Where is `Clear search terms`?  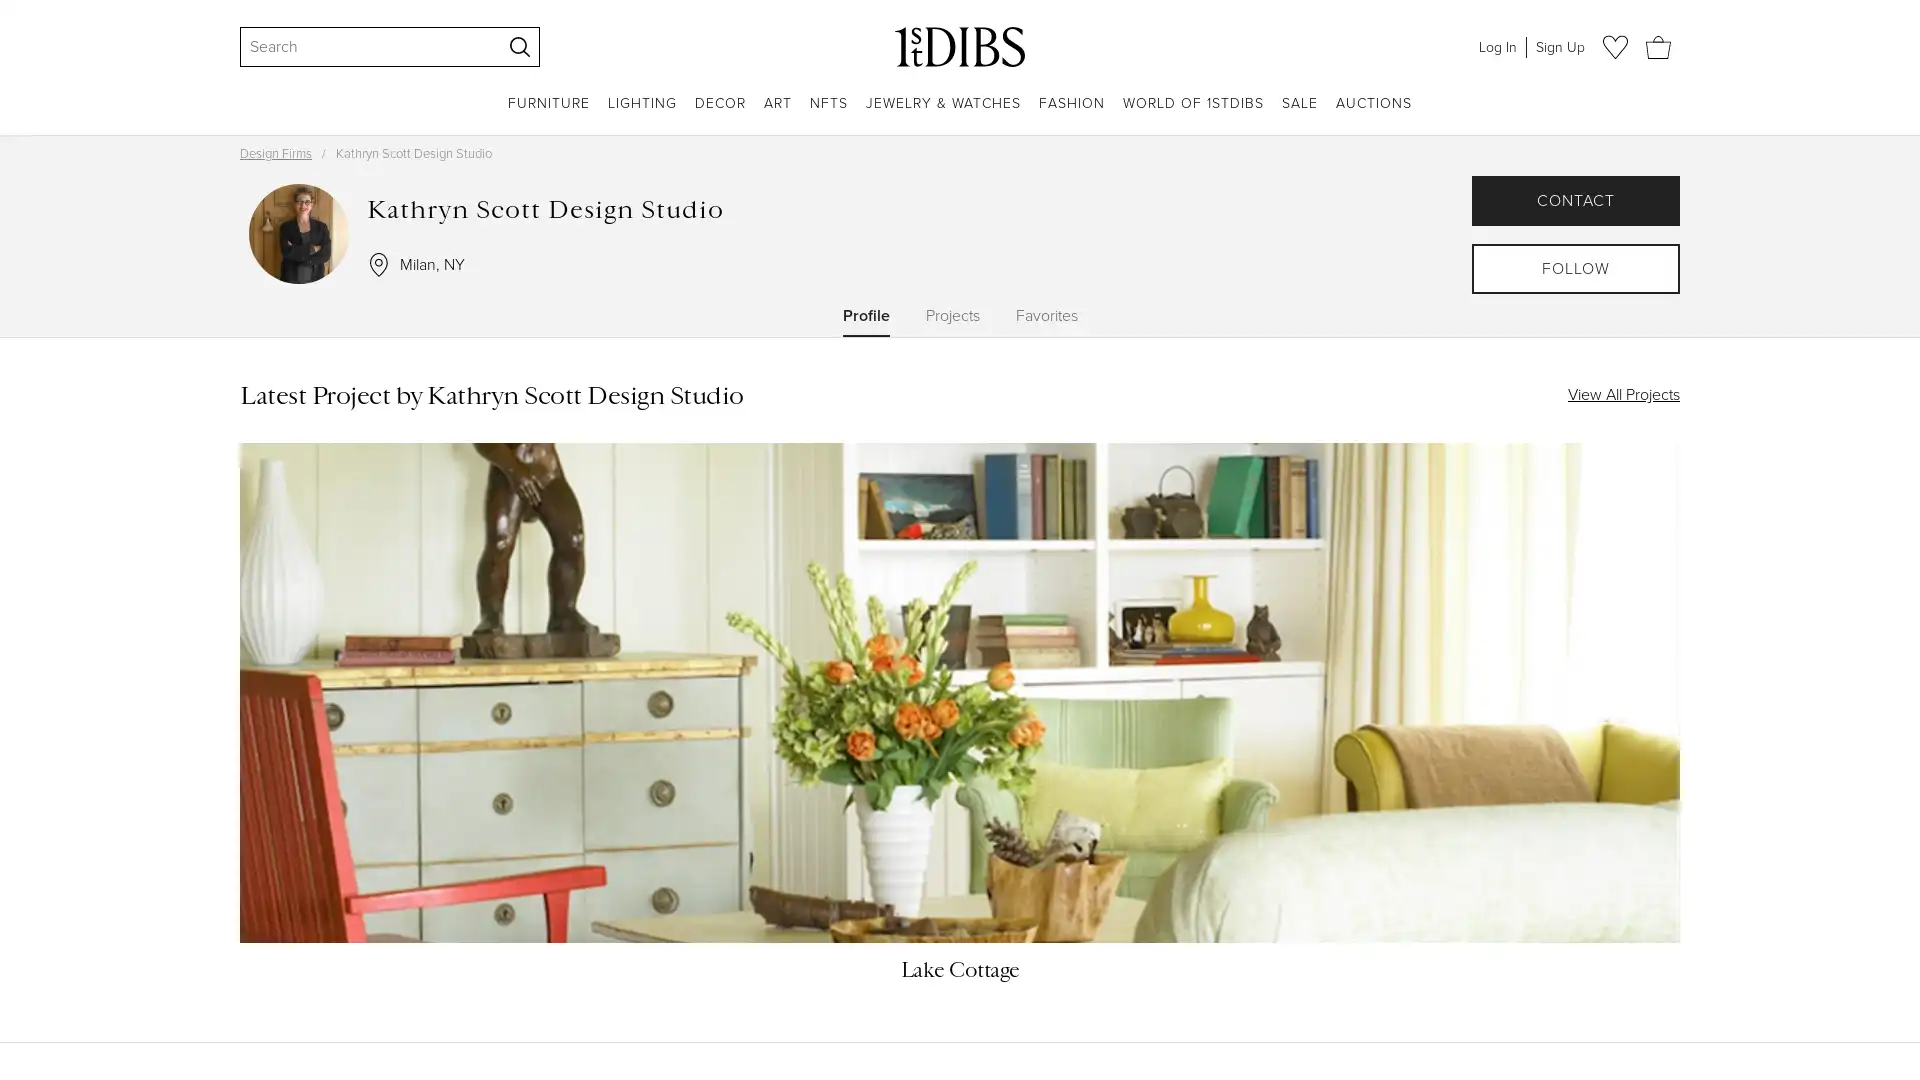
Clear search terms is located at coordinates (486, 45).